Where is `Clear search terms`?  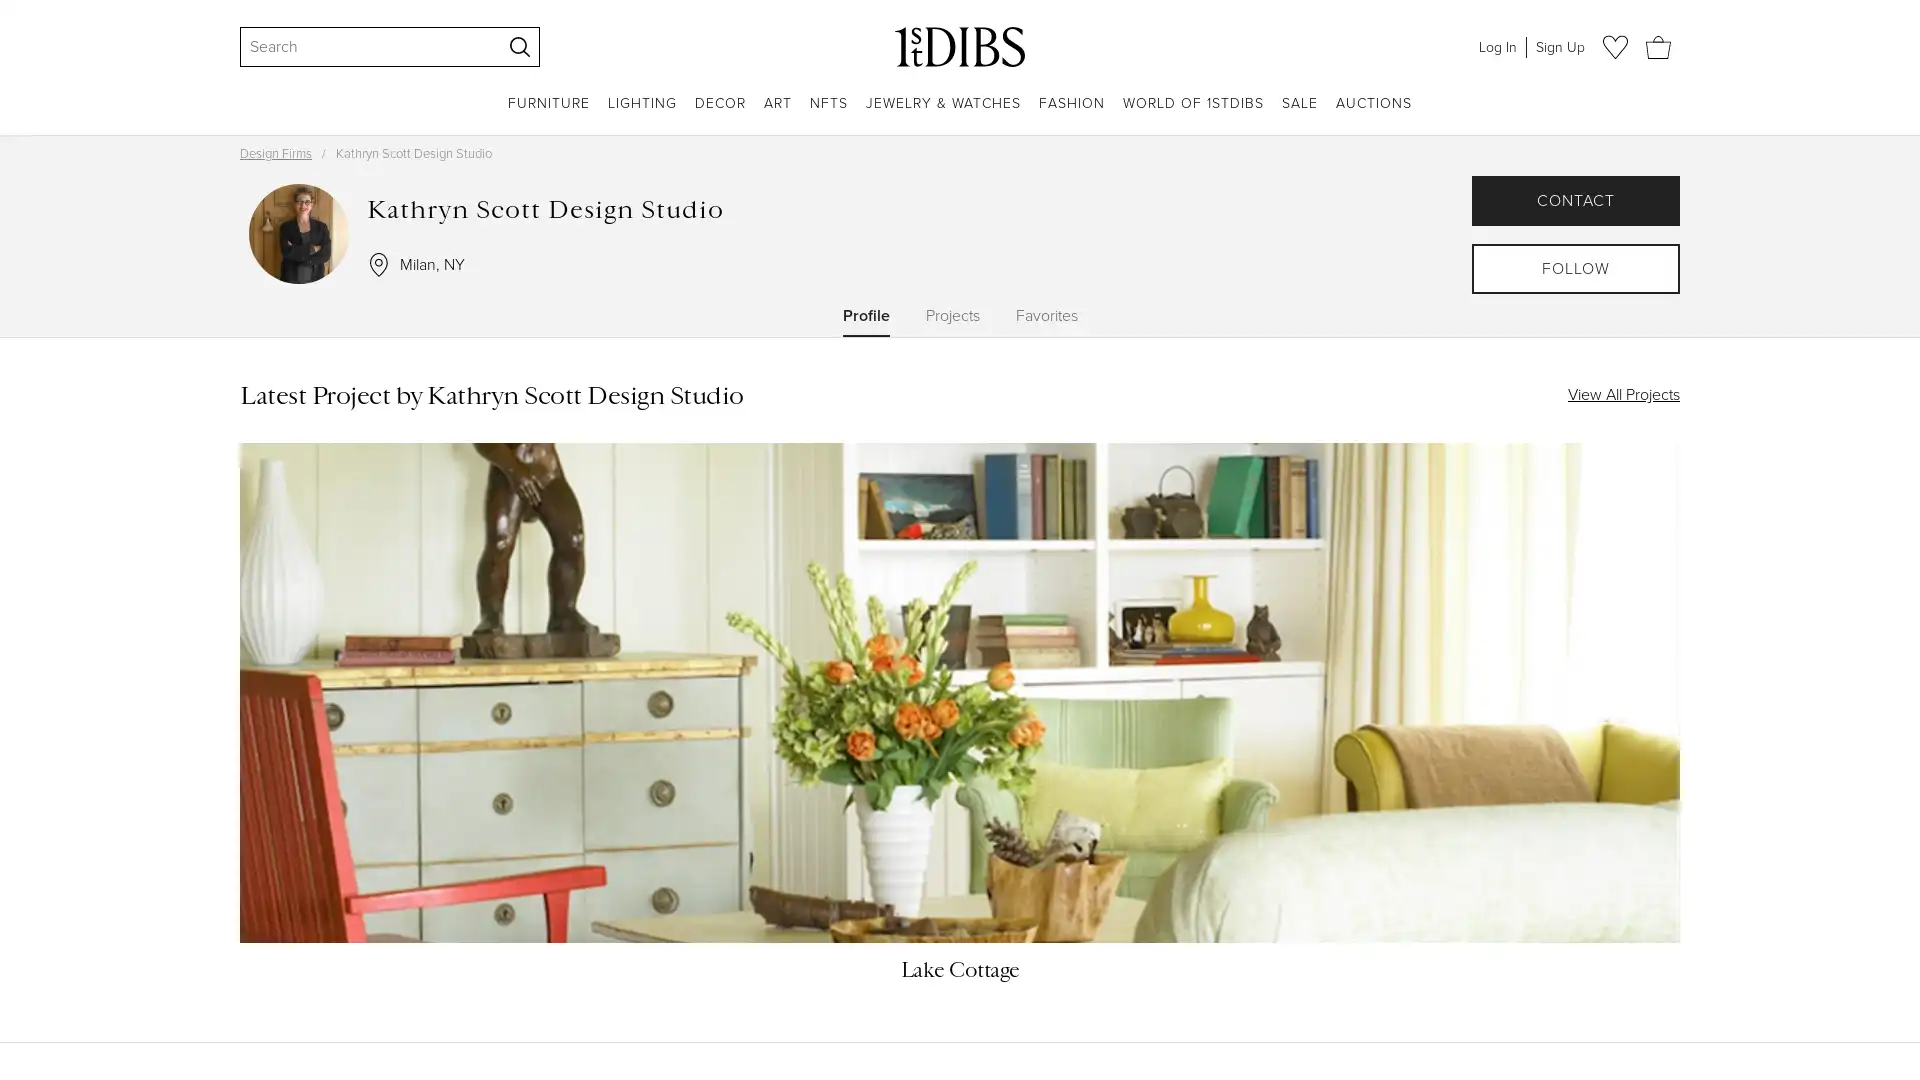
Clear search terms is located at coordinates (486, 45).